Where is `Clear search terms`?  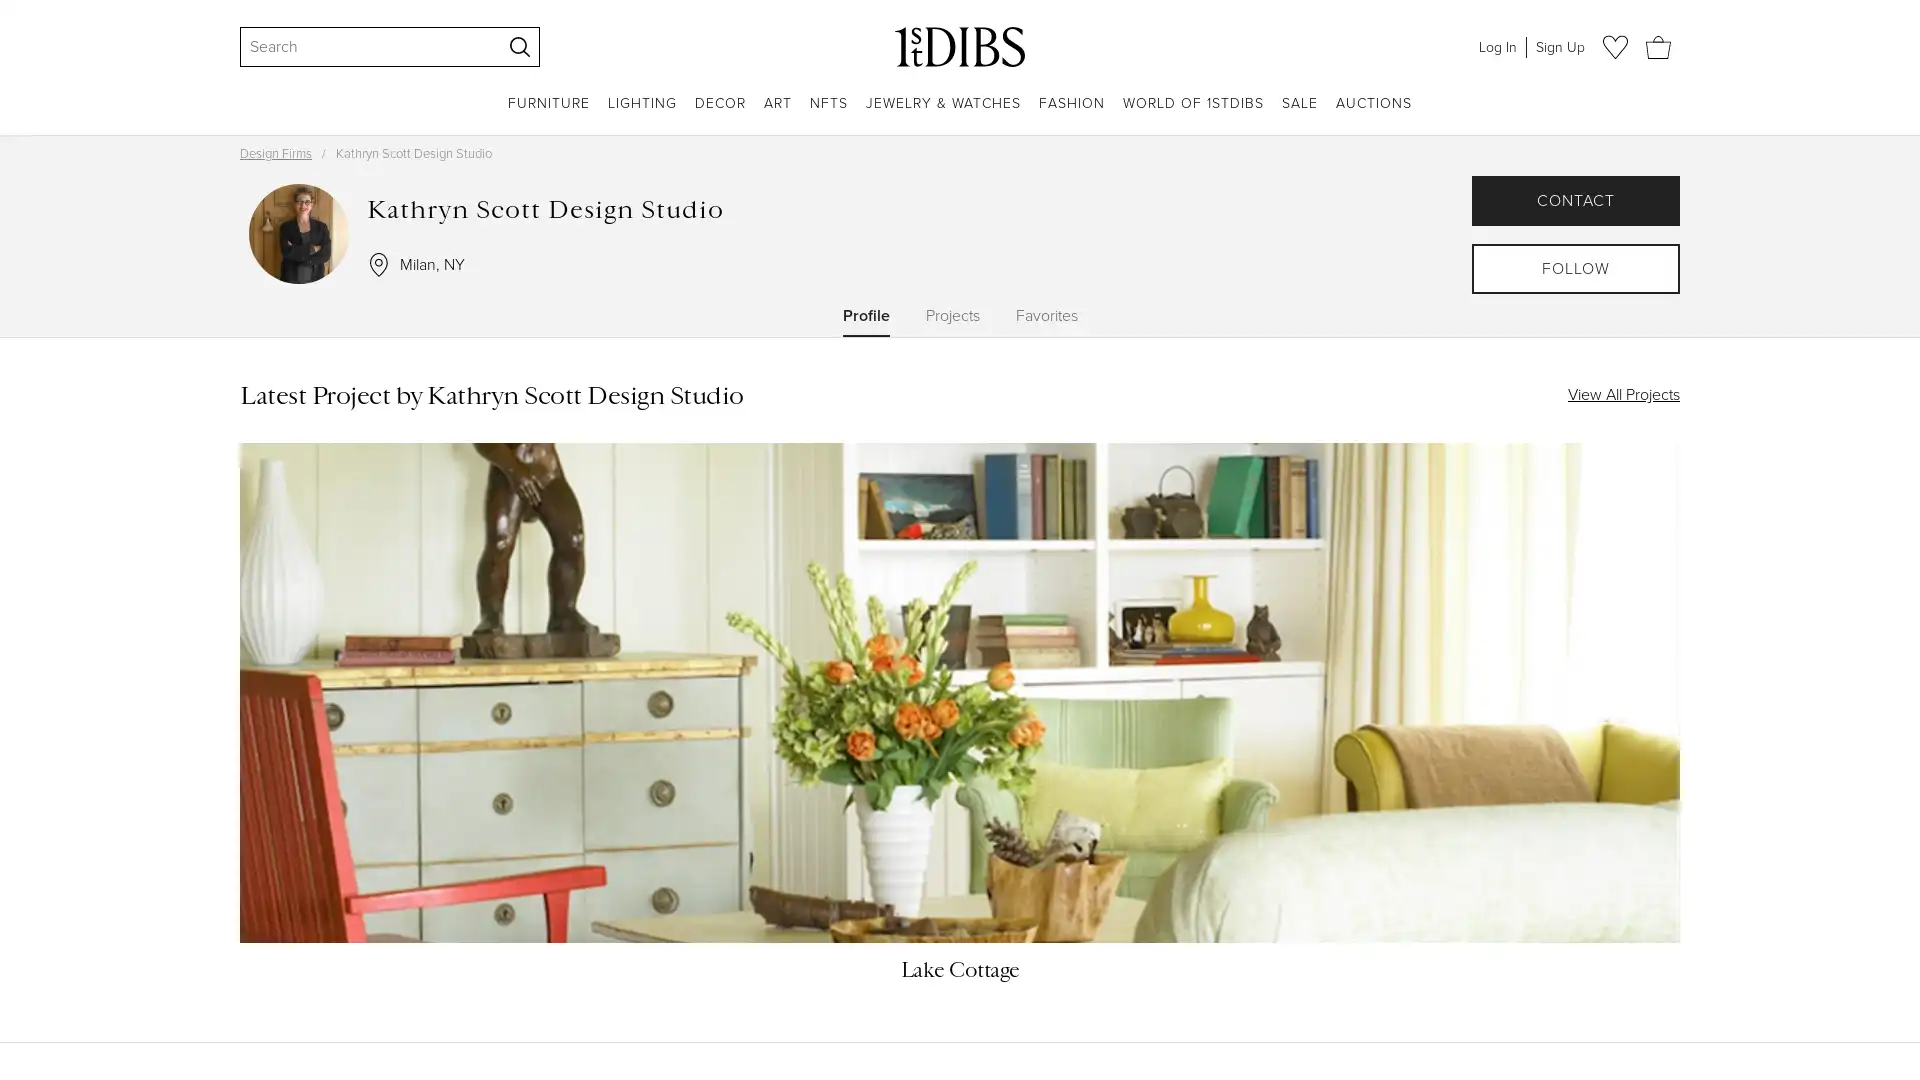
Clear search terms is located at coordinates (486, 45).